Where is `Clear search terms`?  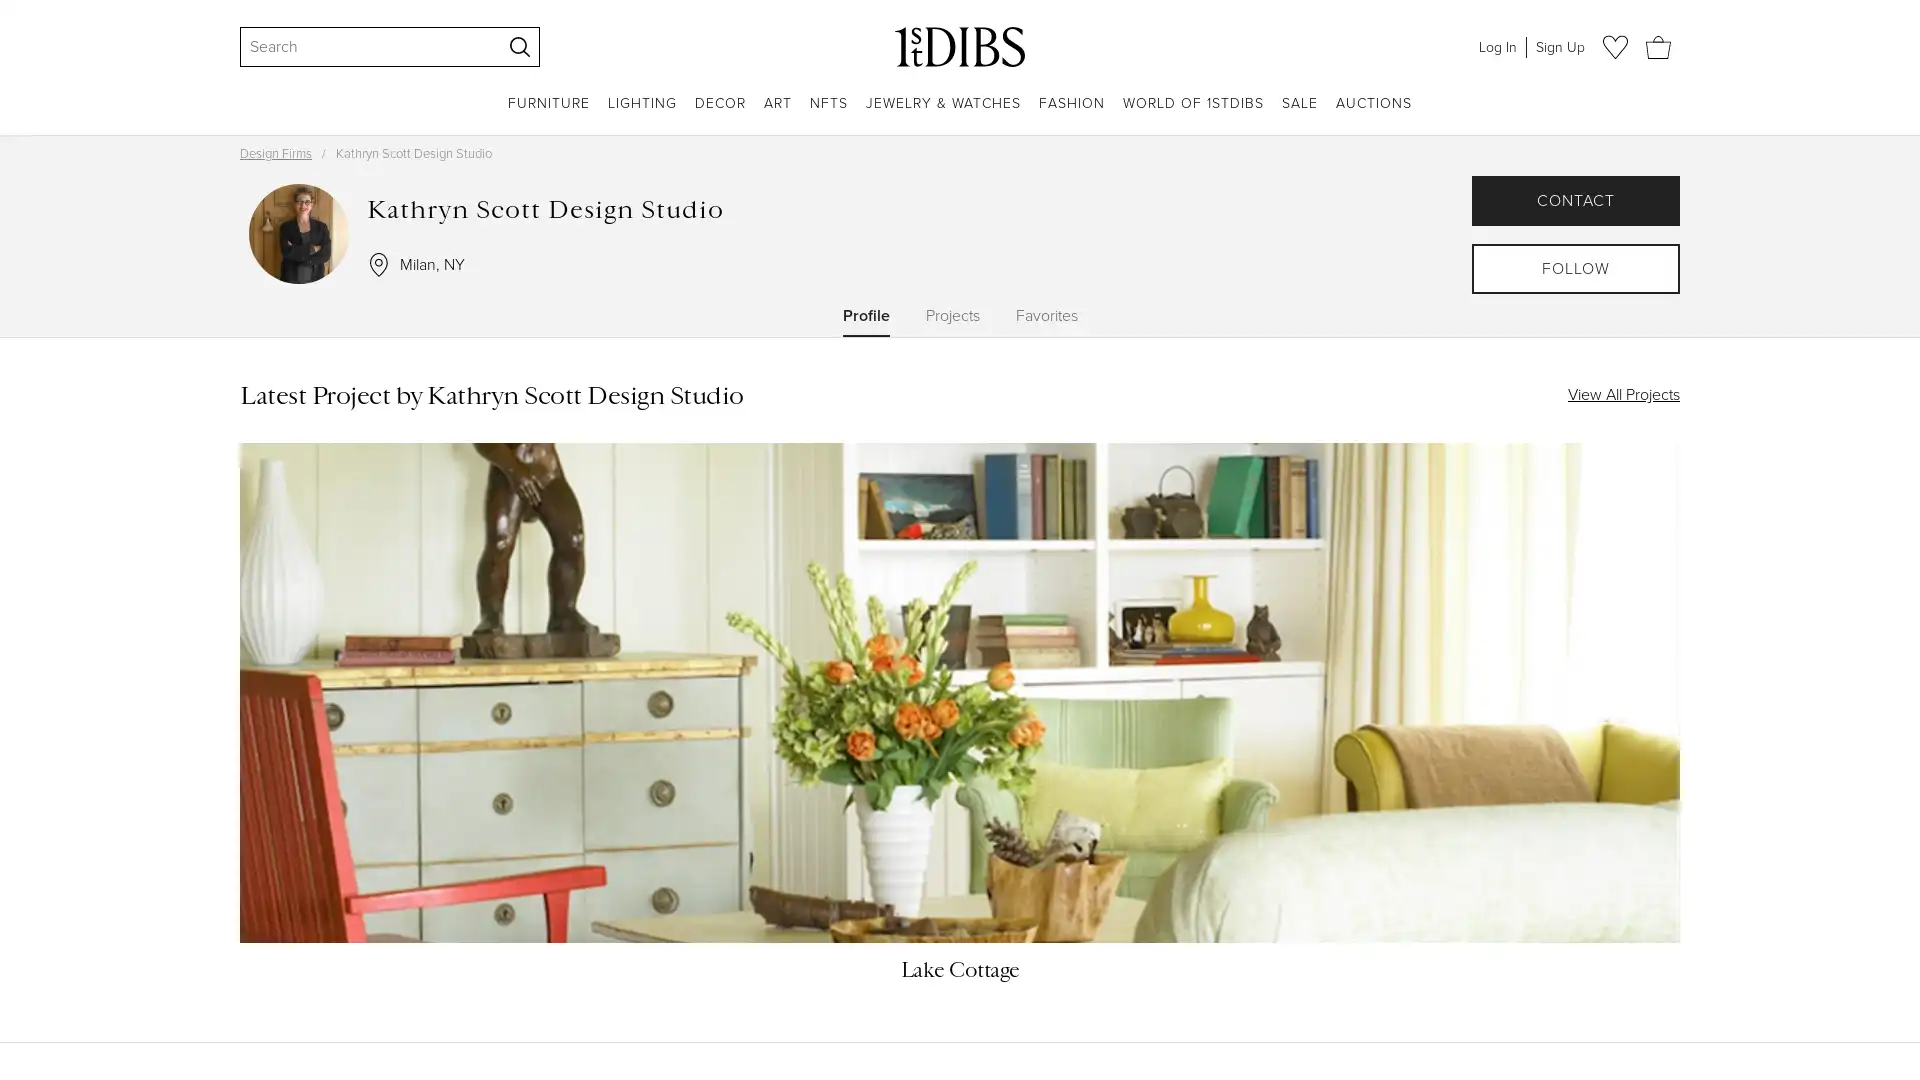
Clear search terms is located at coordinates (486, 45).